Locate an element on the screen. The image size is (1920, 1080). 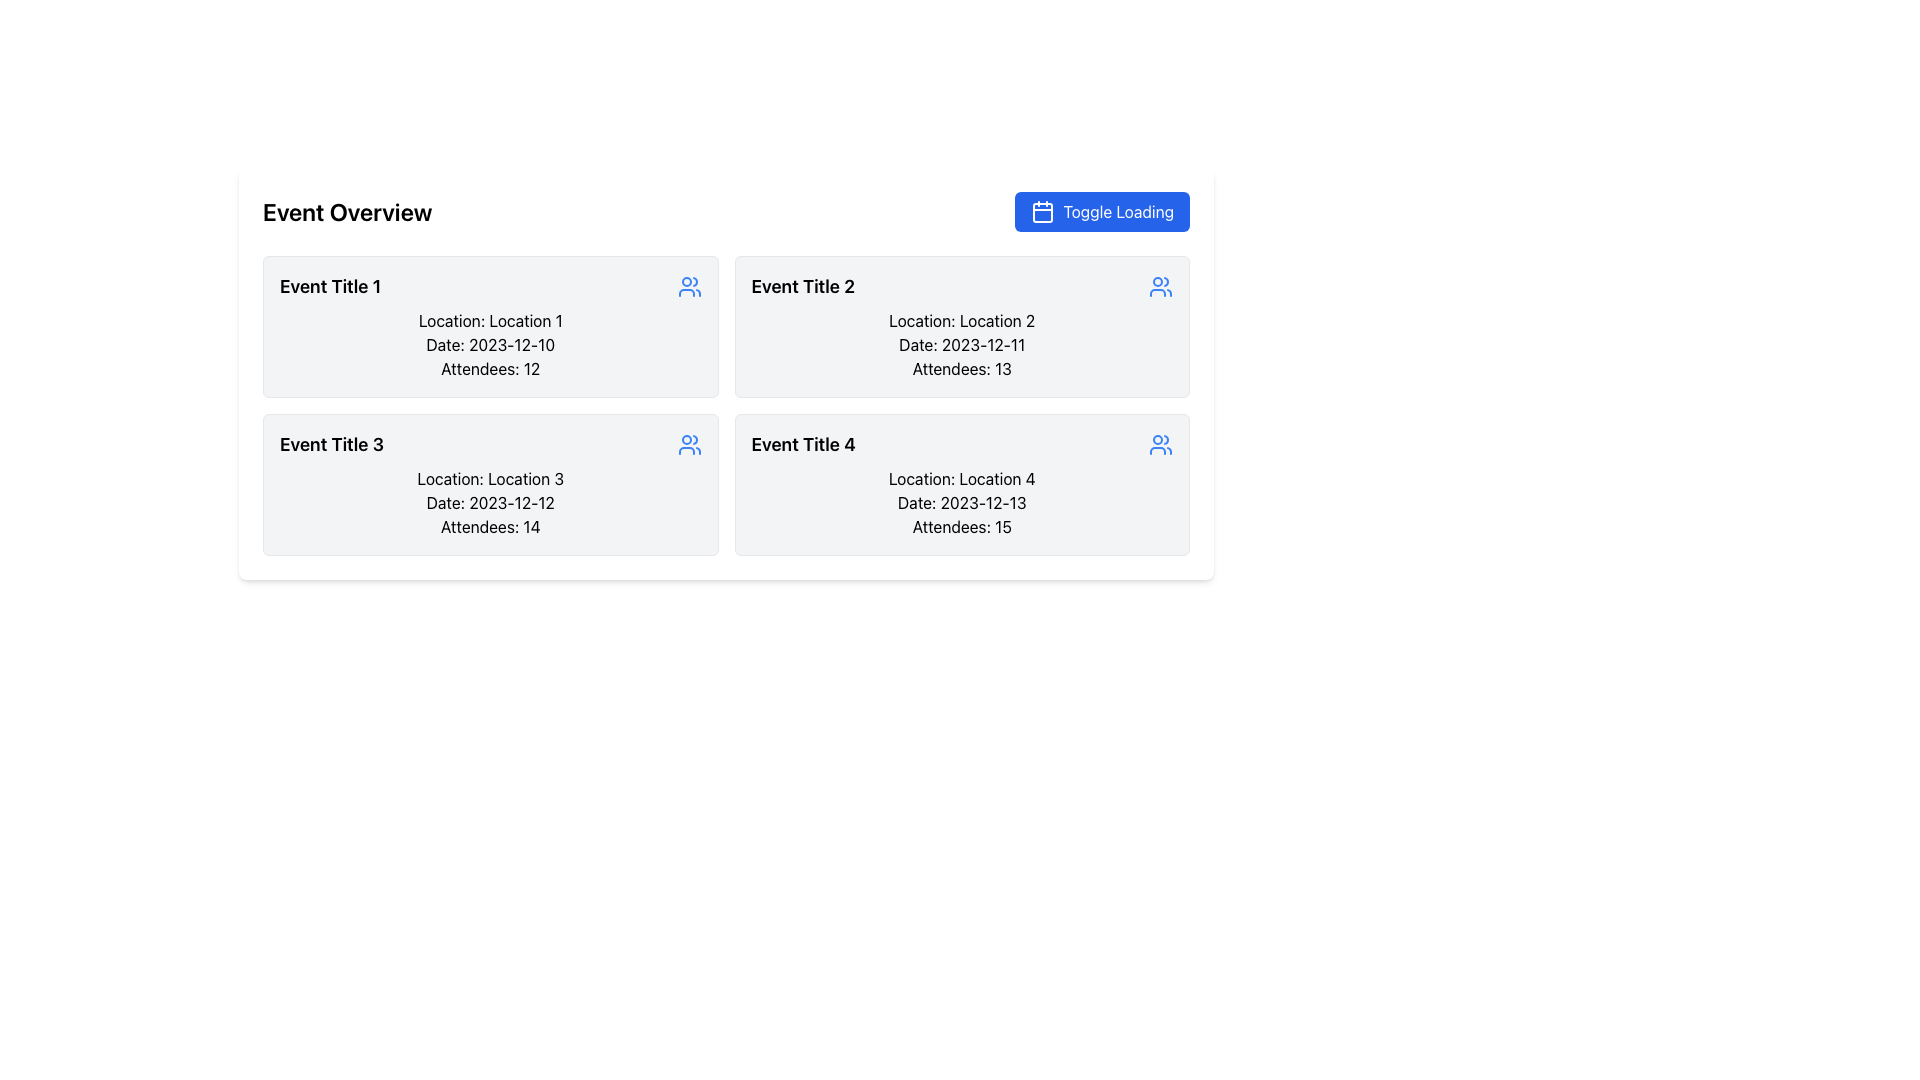
the bold text label displaying 'Event Title 3' located within the second card of the left column in the grid layout is located at coordinates (331, 443).